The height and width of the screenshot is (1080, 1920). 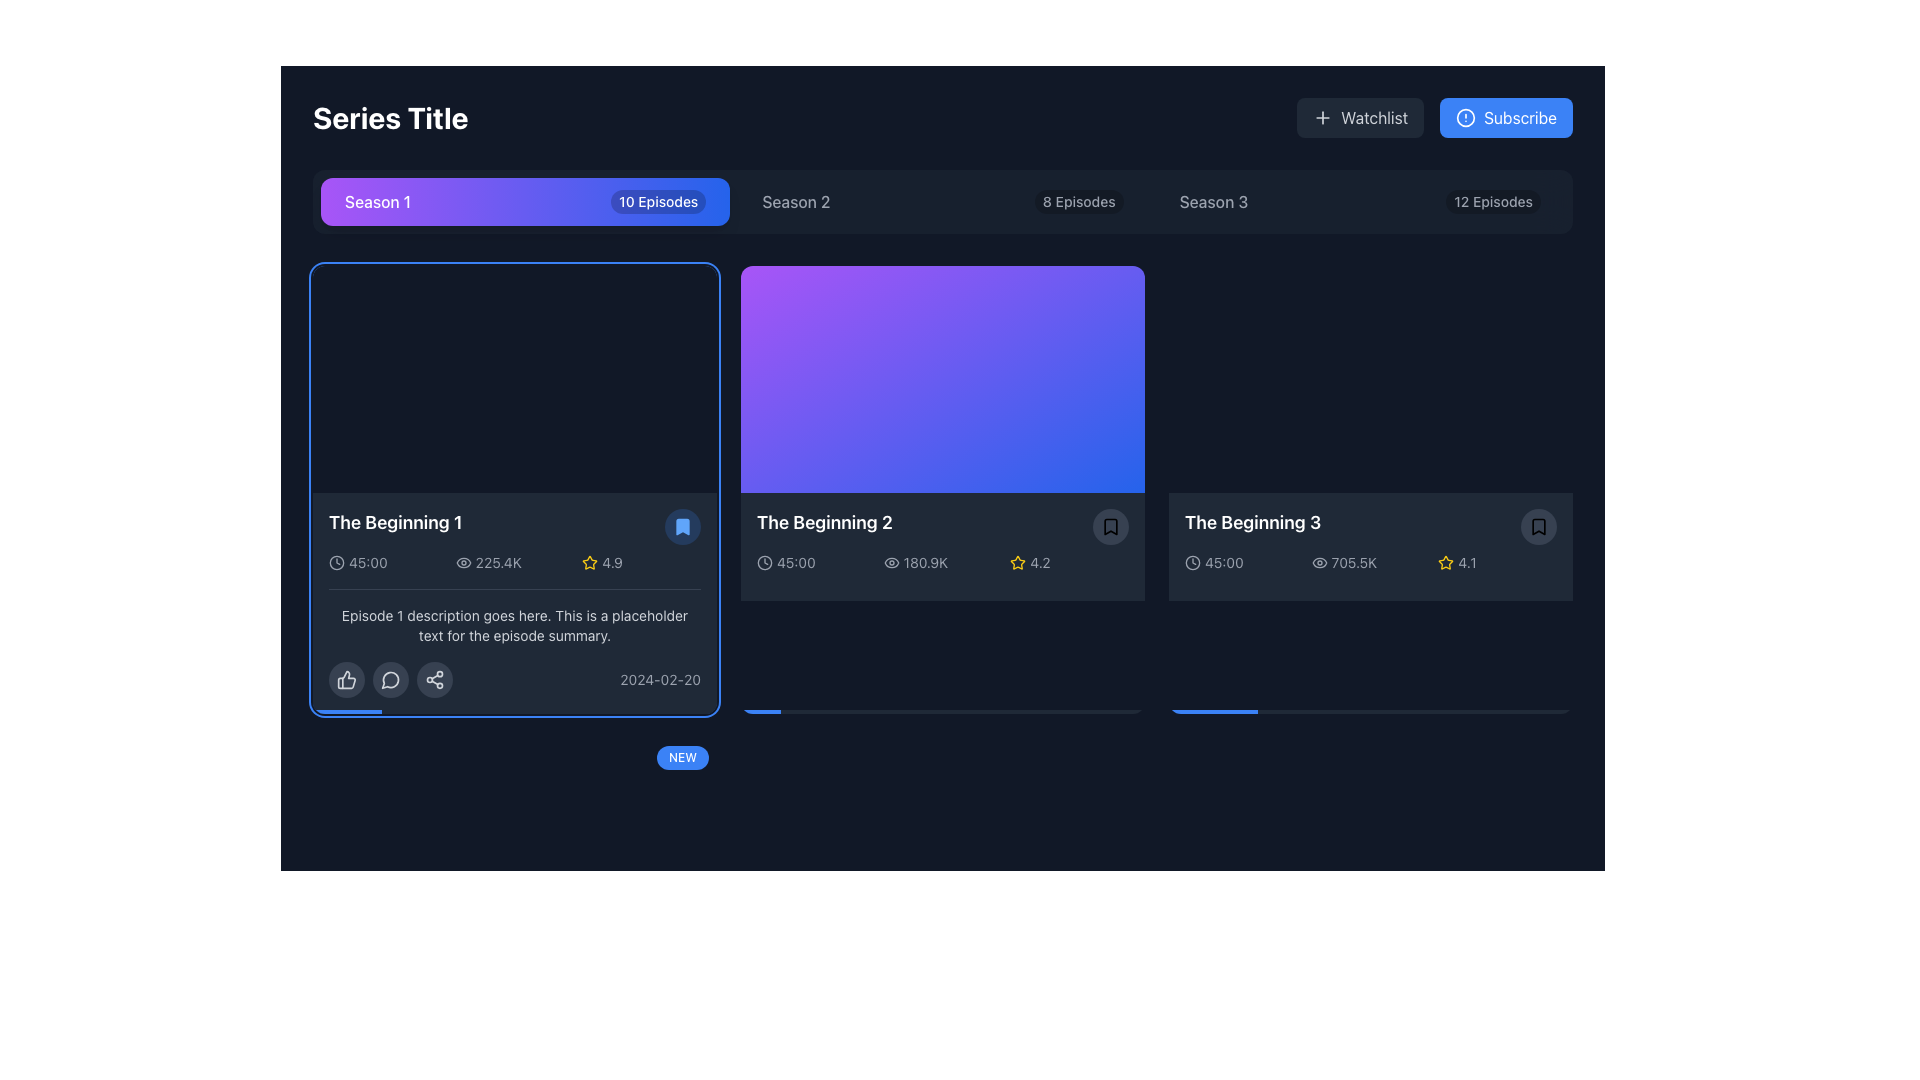 I want to click on the bookmark icon located in the top-right corner of the card labeled 'The Beginning 1' to bookmark the item, so click(x=682, y=526).